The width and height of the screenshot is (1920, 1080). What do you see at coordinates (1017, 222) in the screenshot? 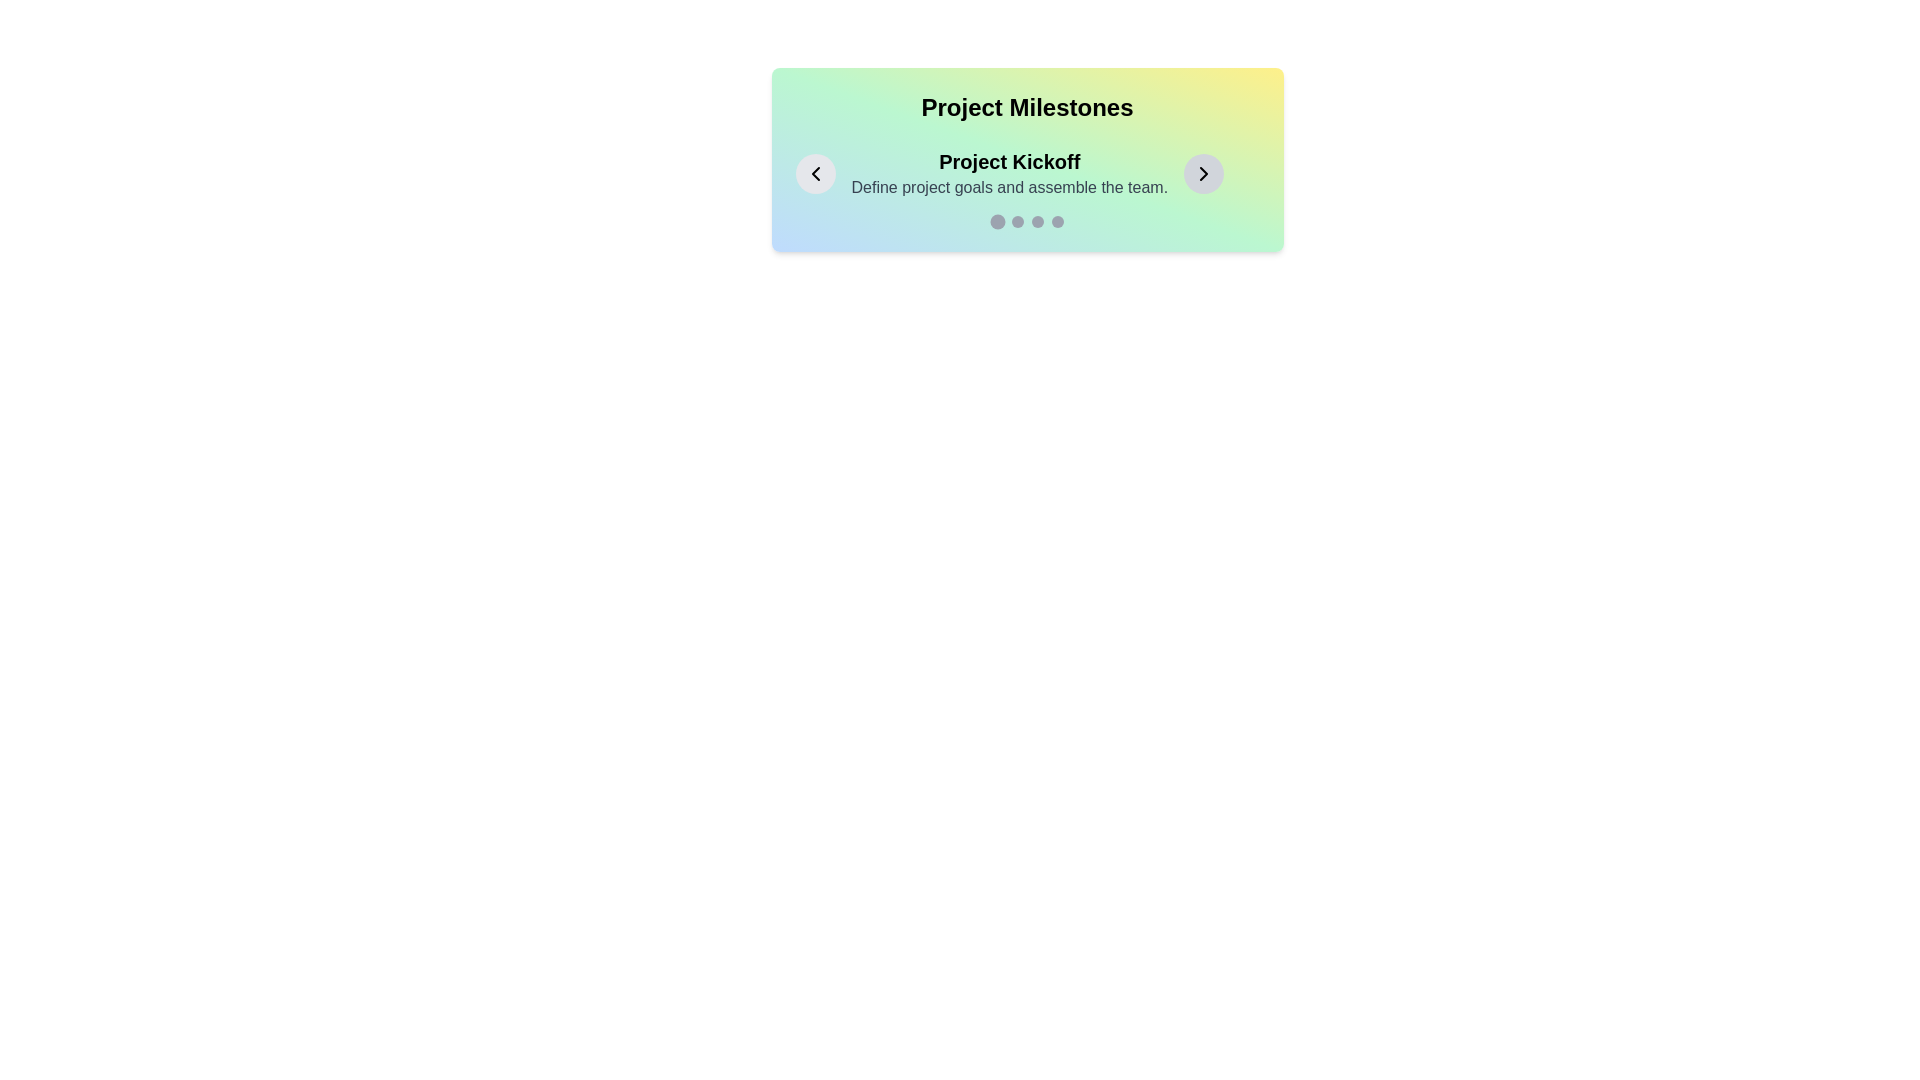
I see `the second gray circular indicator dot in the row of four dots under the 'Project Milestones' card` at bounding box center [1017, 222].